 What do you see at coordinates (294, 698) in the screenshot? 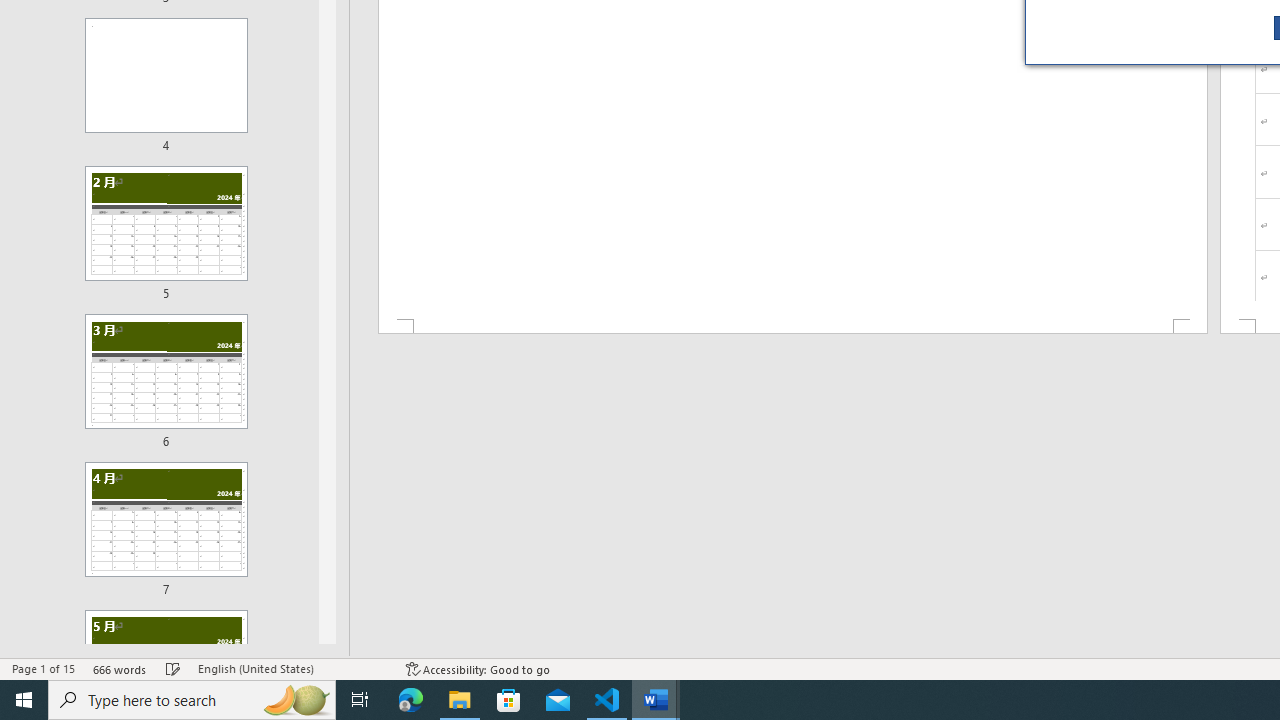
I see `'Search highlights icon opens search home window'` at bounding box center [294, 698].